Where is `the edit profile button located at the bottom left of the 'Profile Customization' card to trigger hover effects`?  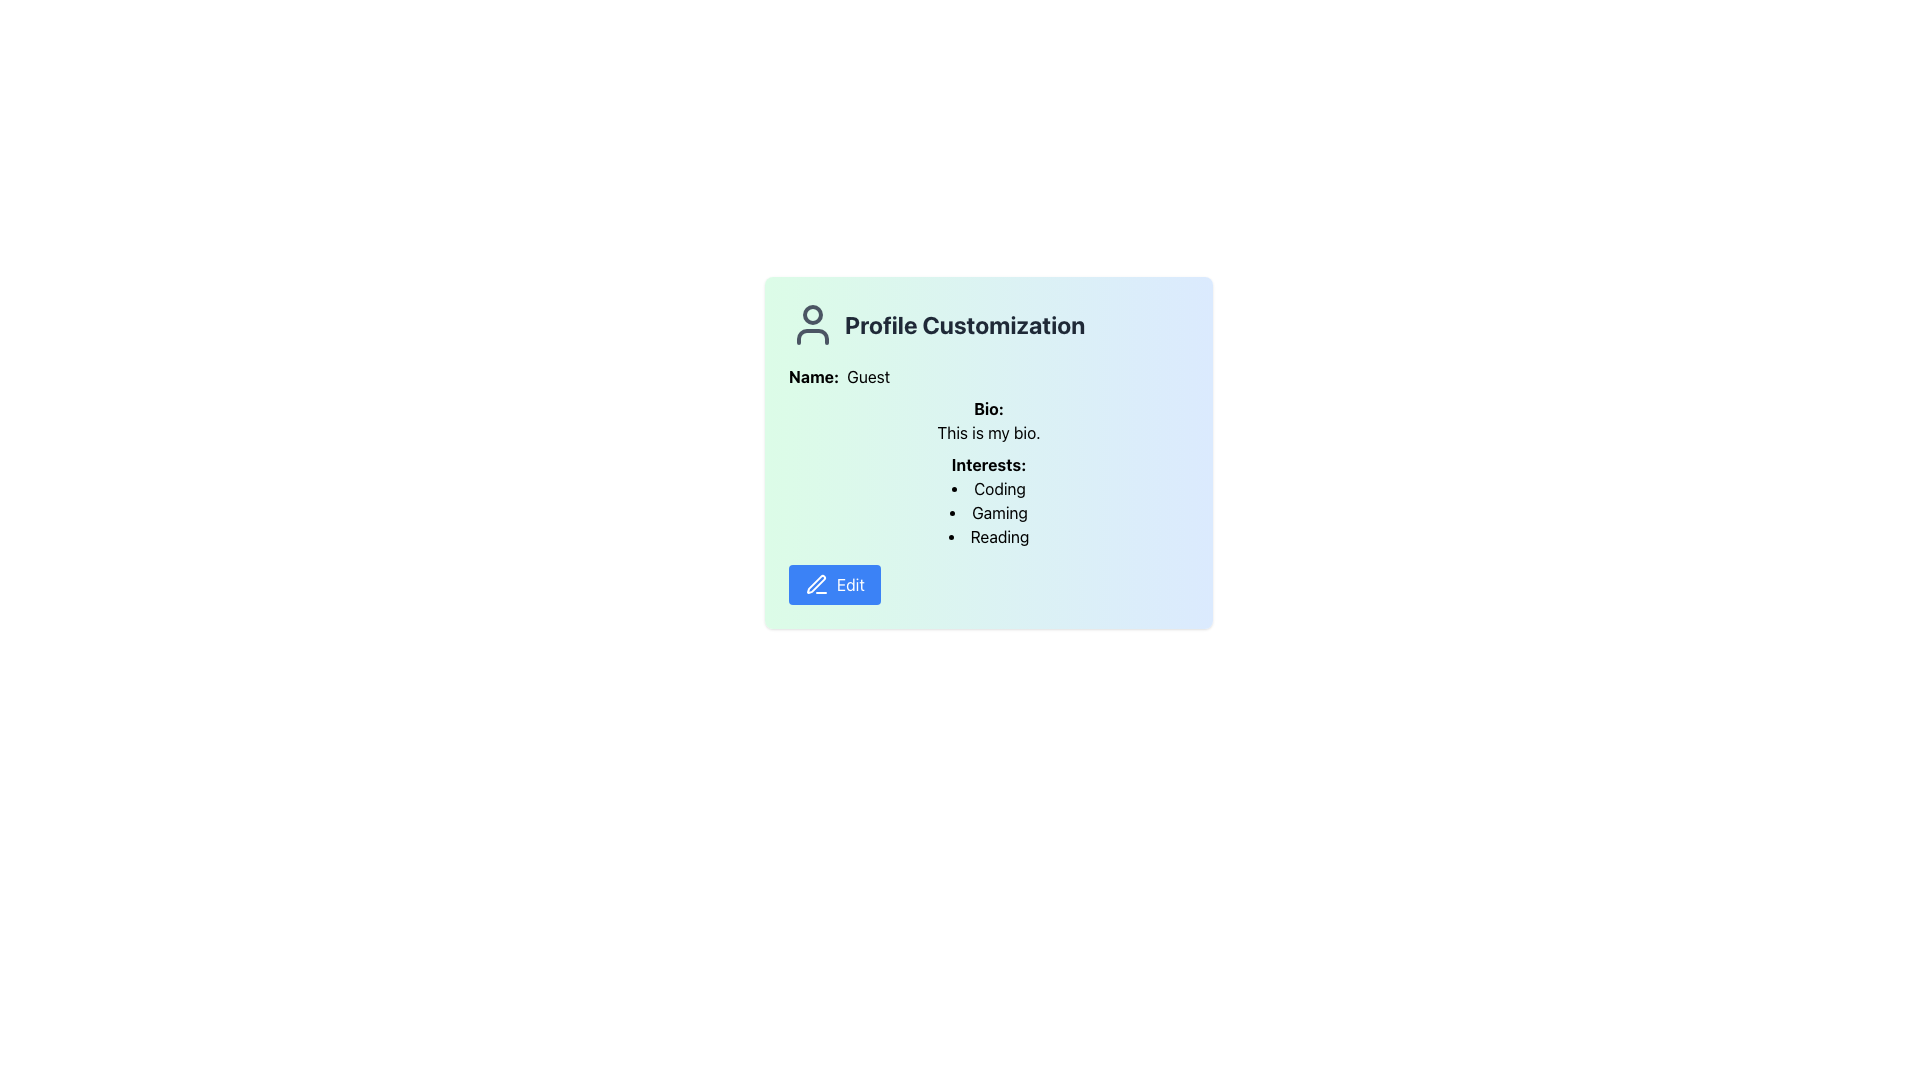 the edit profile button located at the bottom left of the 'Profile Customization' card to trigger hover effects is located at coordinates (835, 585).